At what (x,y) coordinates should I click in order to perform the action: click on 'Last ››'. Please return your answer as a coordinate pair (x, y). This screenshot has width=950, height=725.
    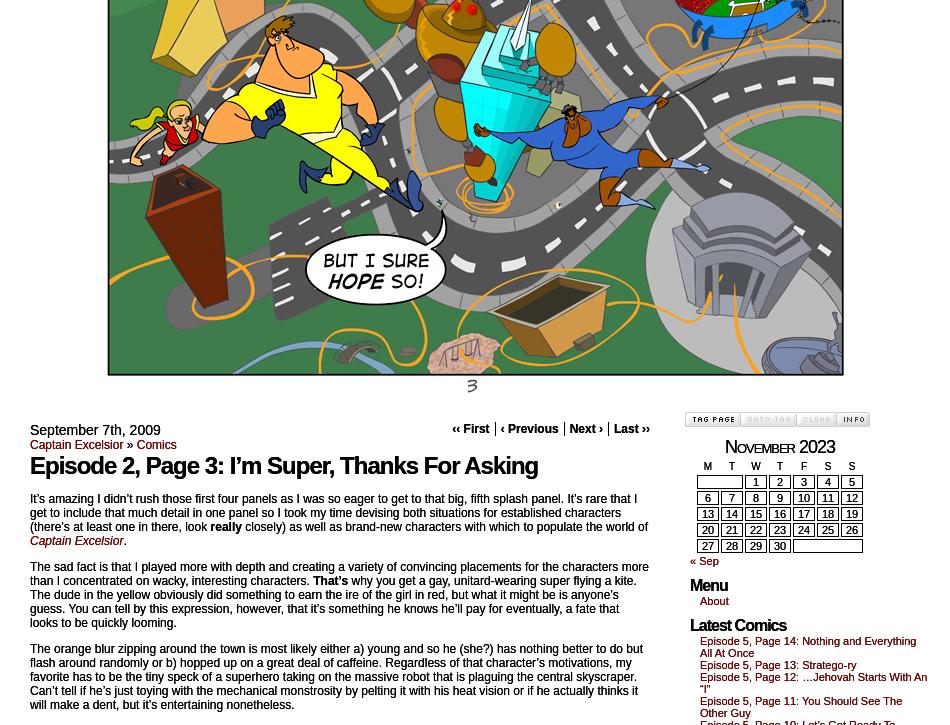
    Looking at the image, I should click on (632, 427).